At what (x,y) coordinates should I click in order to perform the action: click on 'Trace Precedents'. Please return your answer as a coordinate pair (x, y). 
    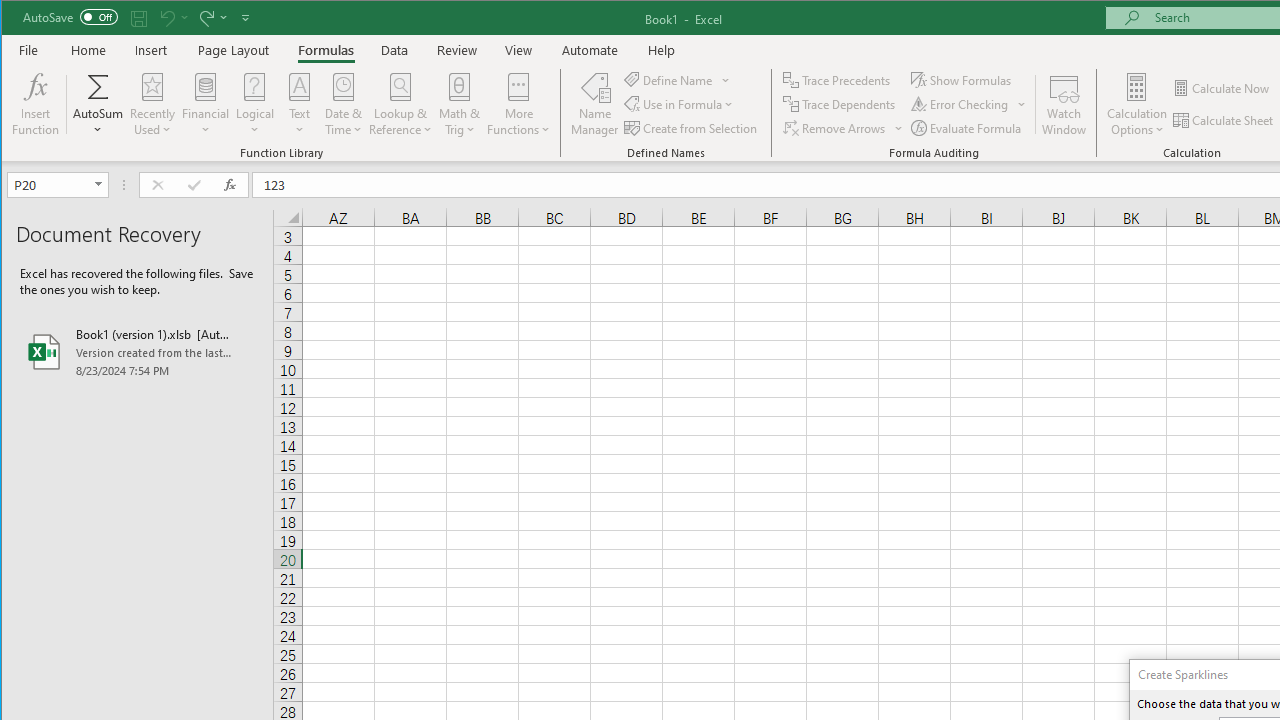
    Looking at the image, I should click on (838, 79).